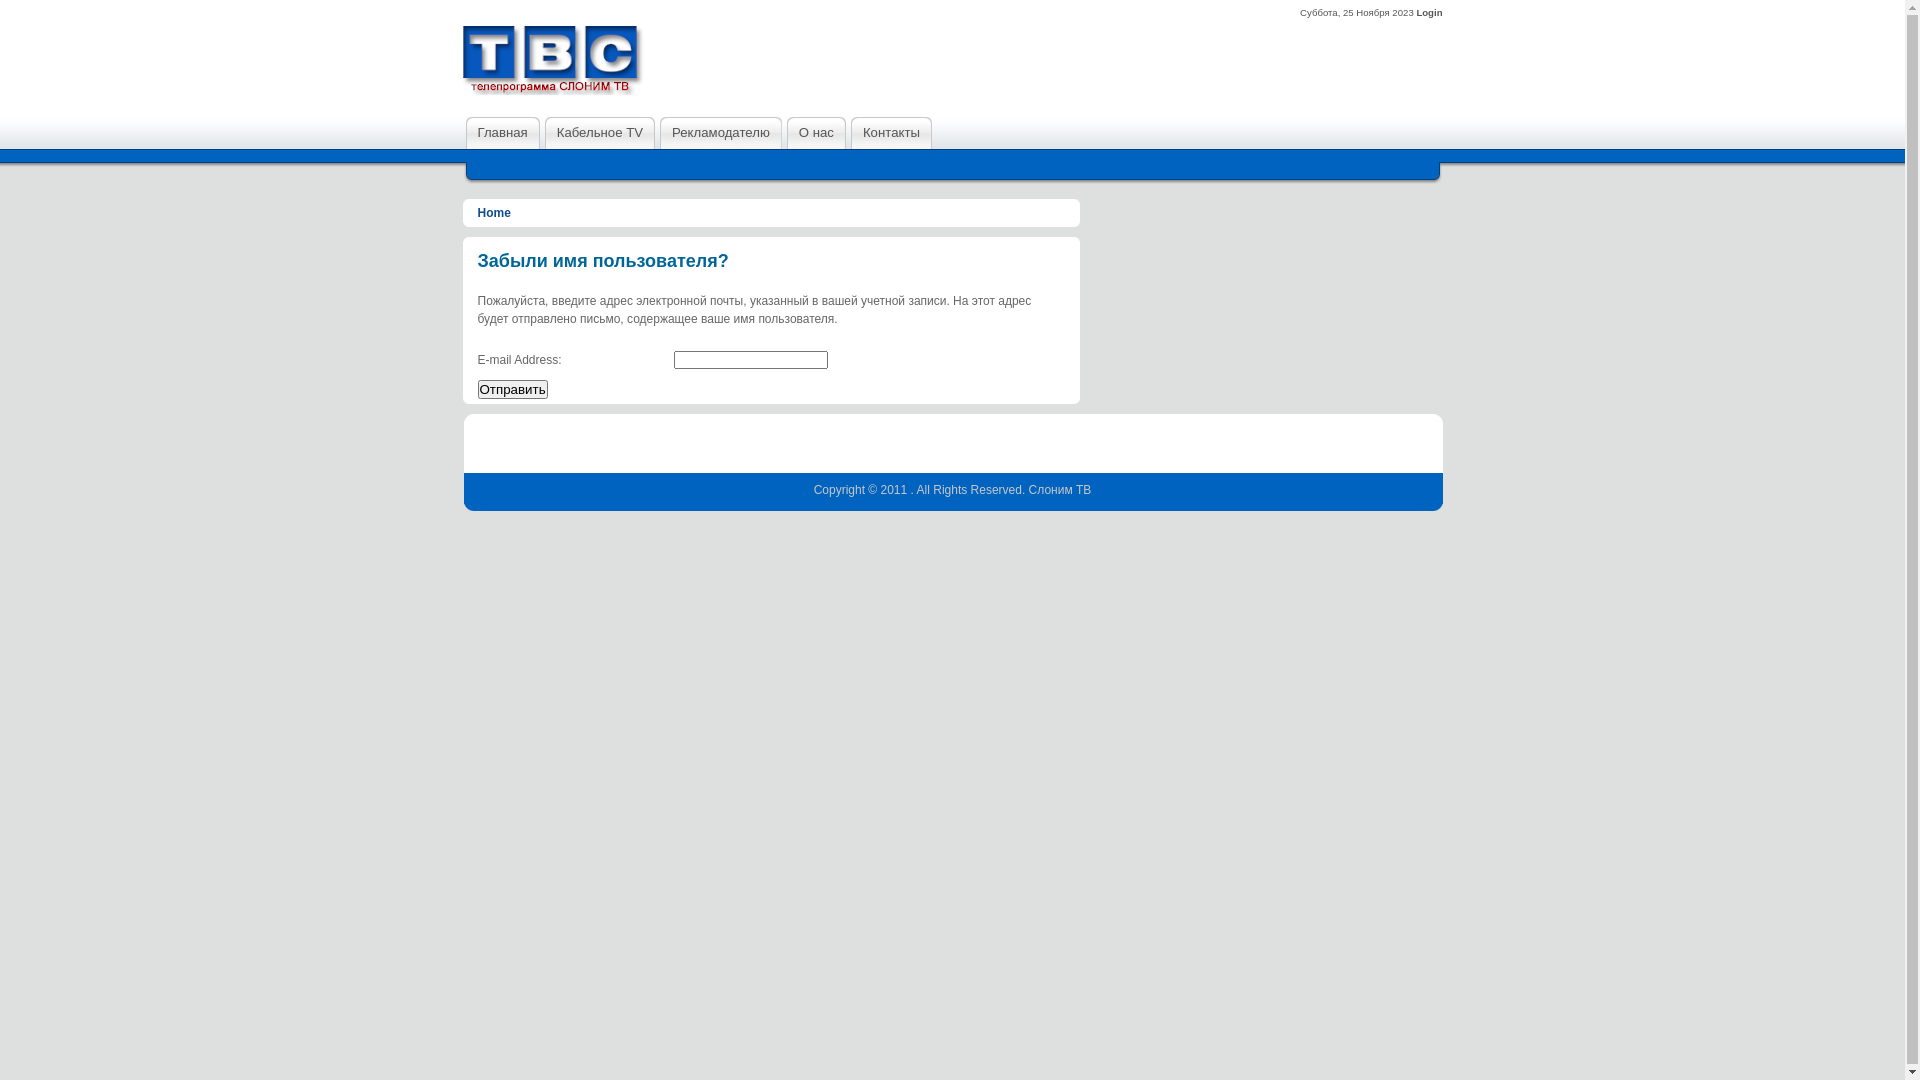  Describe the element at coordinates (1428, 12) in the screenshot. I see `'Login'` at that location.